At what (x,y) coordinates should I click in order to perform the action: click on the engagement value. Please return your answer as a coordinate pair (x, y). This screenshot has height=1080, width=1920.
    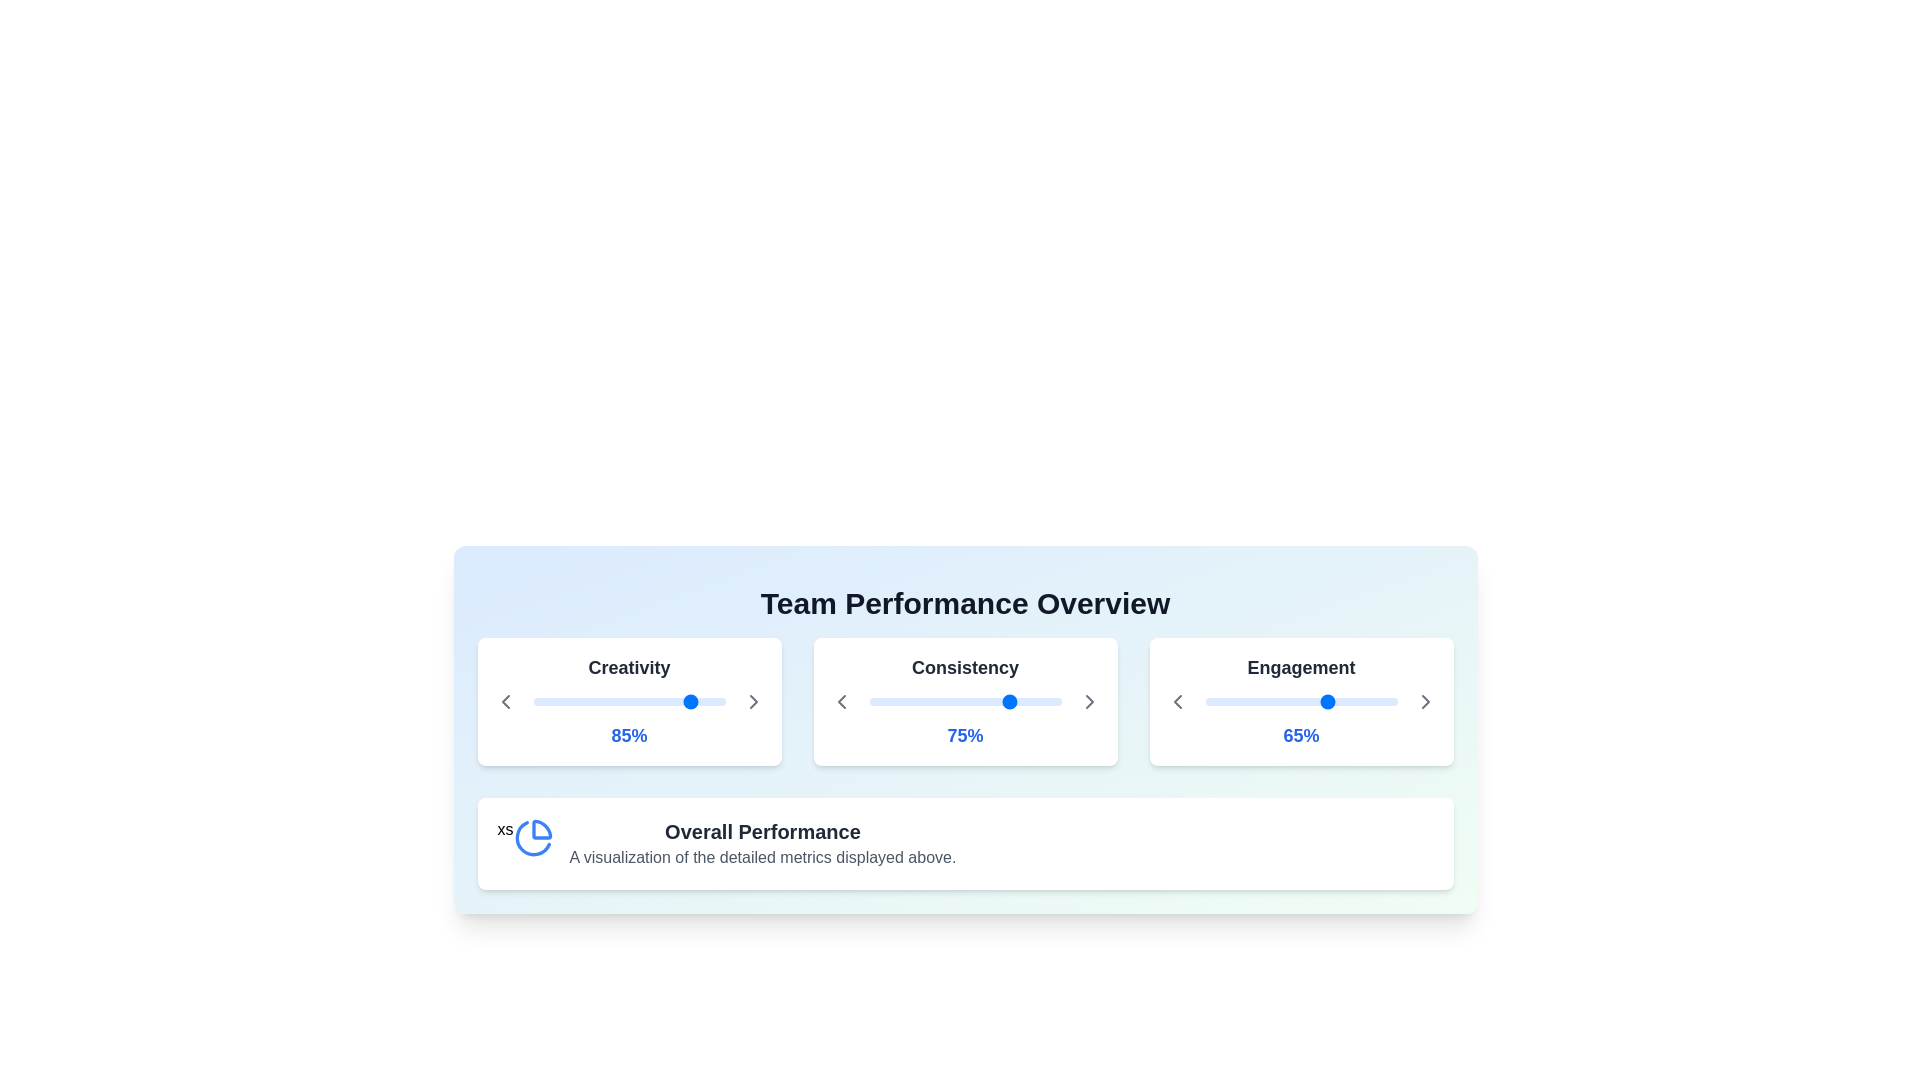
    Looking at the image, I should click on (1375, 701).